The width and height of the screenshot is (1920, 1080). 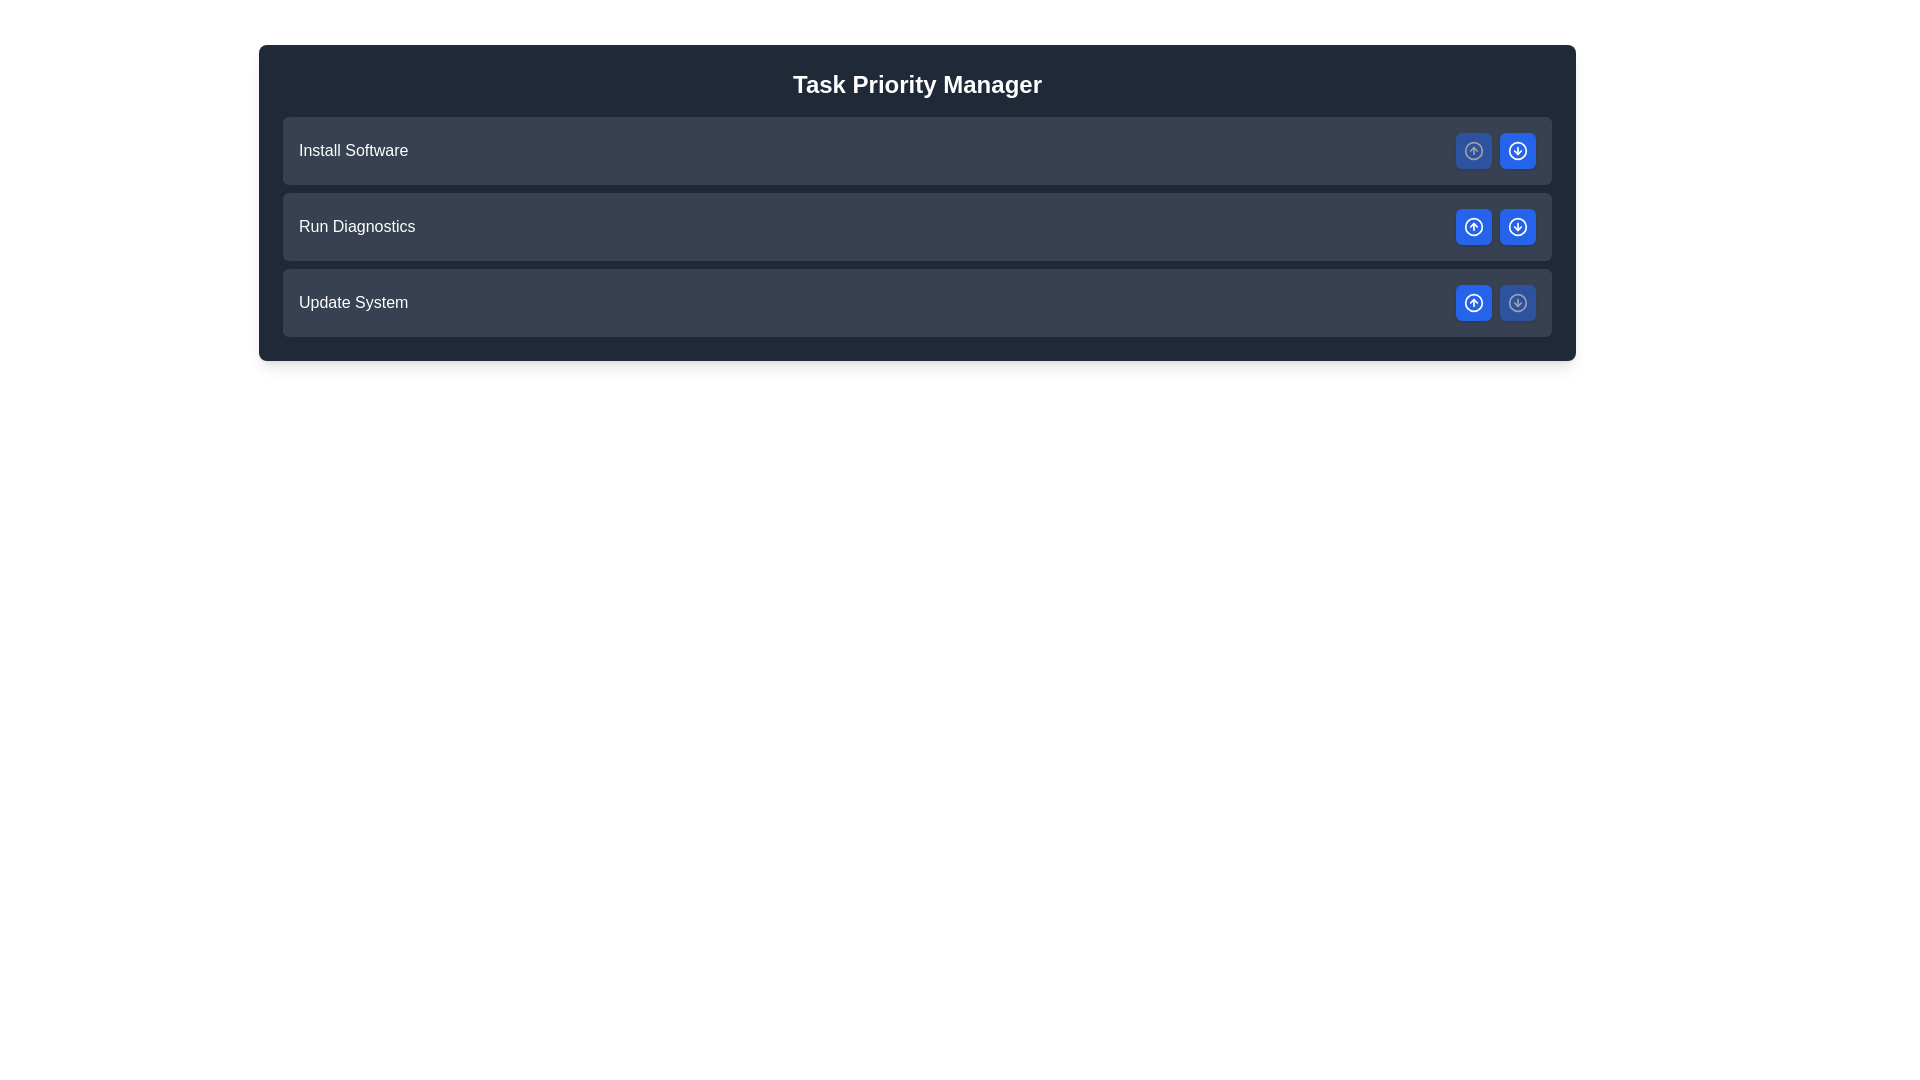 What do you see at coordinates (1517, 226) in the screenshot?
I see `the SVG circle element that is part of the arrow-down icon, located in the lower right area of the interface within the 'Update System' task button` at bounding box center [1517, 226].